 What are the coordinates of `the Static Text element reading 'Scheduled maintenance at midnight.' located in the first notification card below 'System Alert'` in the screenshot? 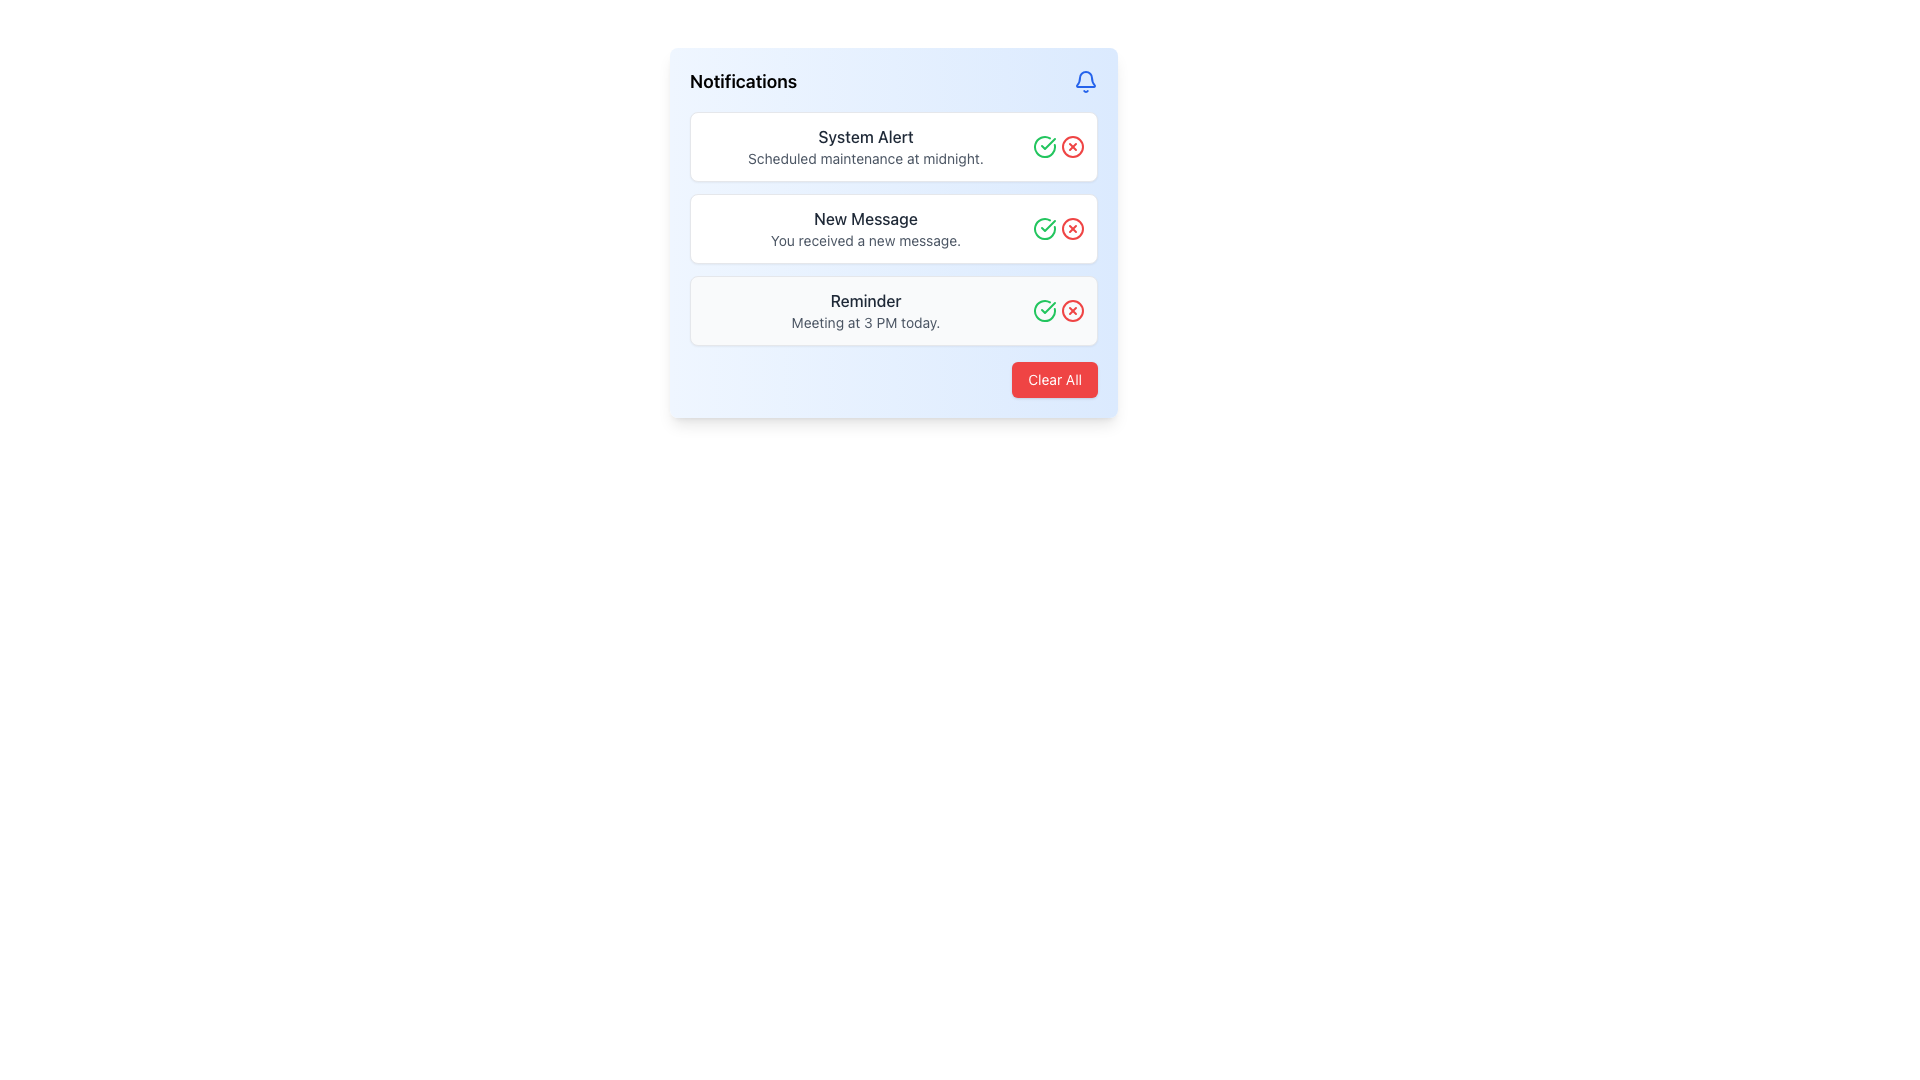 It's located at (865, 157).